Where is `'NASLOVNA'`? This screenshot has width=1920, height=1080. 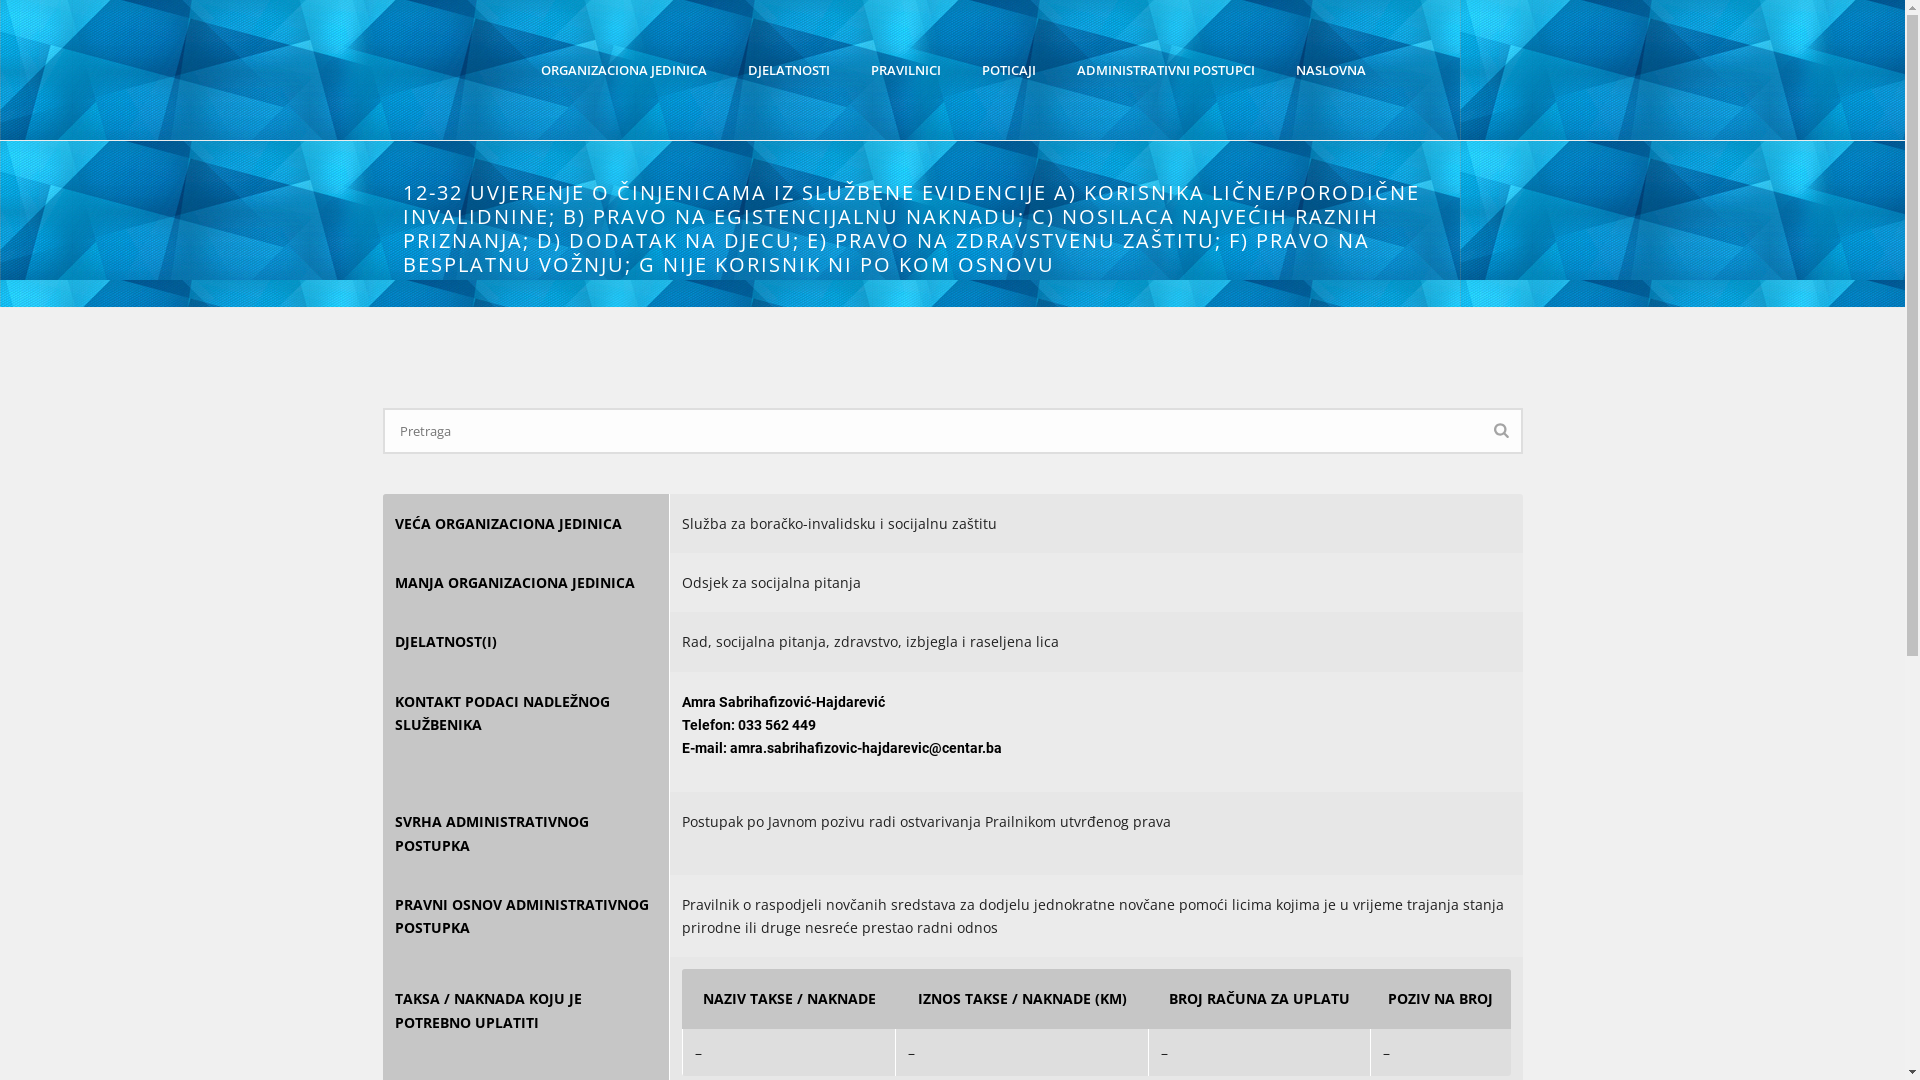
'NASLOVNA' is located at coordinates (1275, 68).